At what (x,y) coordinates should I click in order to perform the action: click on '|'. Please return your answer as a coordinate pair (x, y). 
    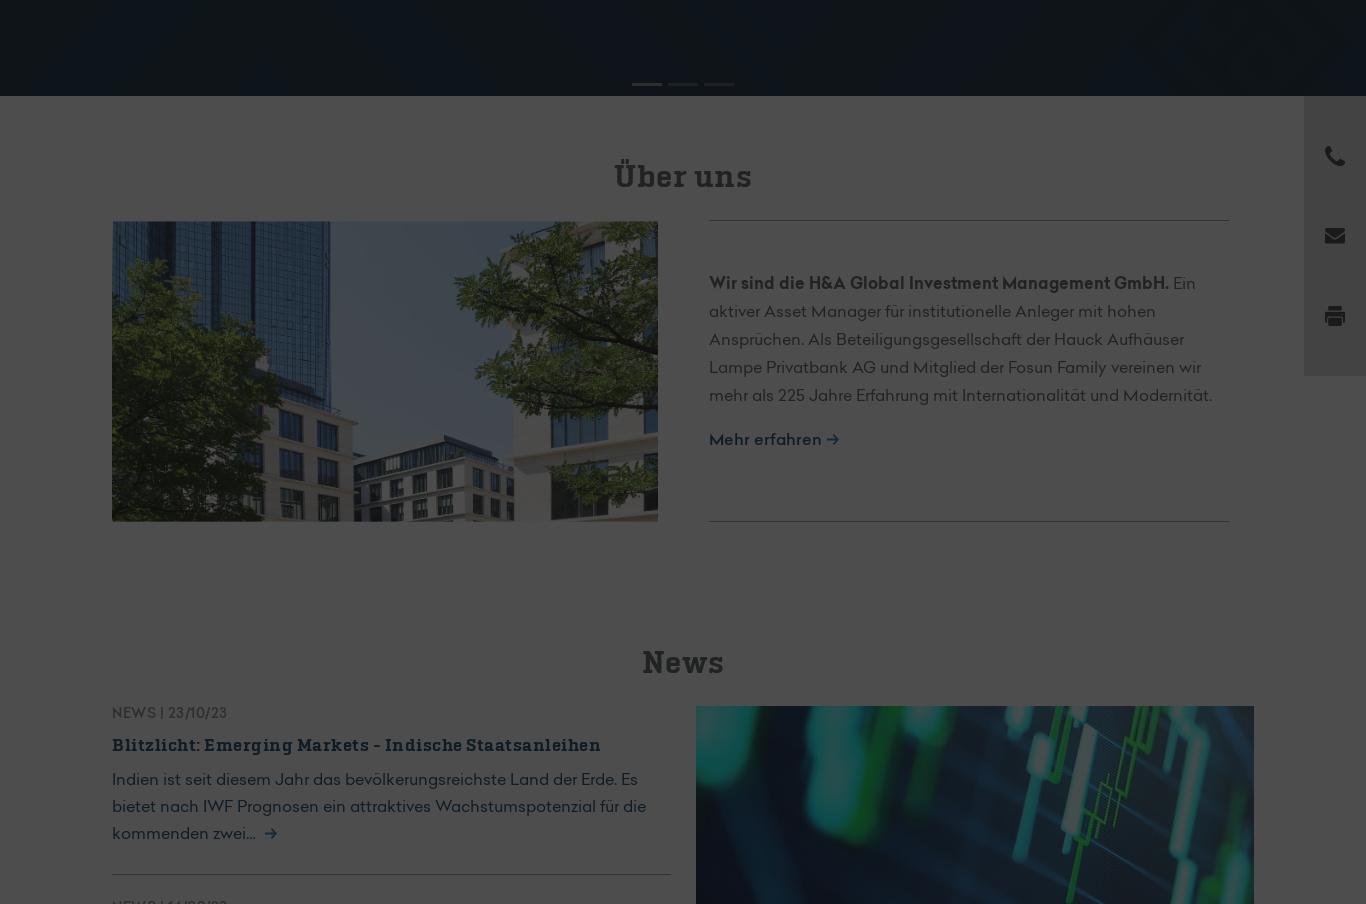
    Looking at the image, I should click on (161, 713).